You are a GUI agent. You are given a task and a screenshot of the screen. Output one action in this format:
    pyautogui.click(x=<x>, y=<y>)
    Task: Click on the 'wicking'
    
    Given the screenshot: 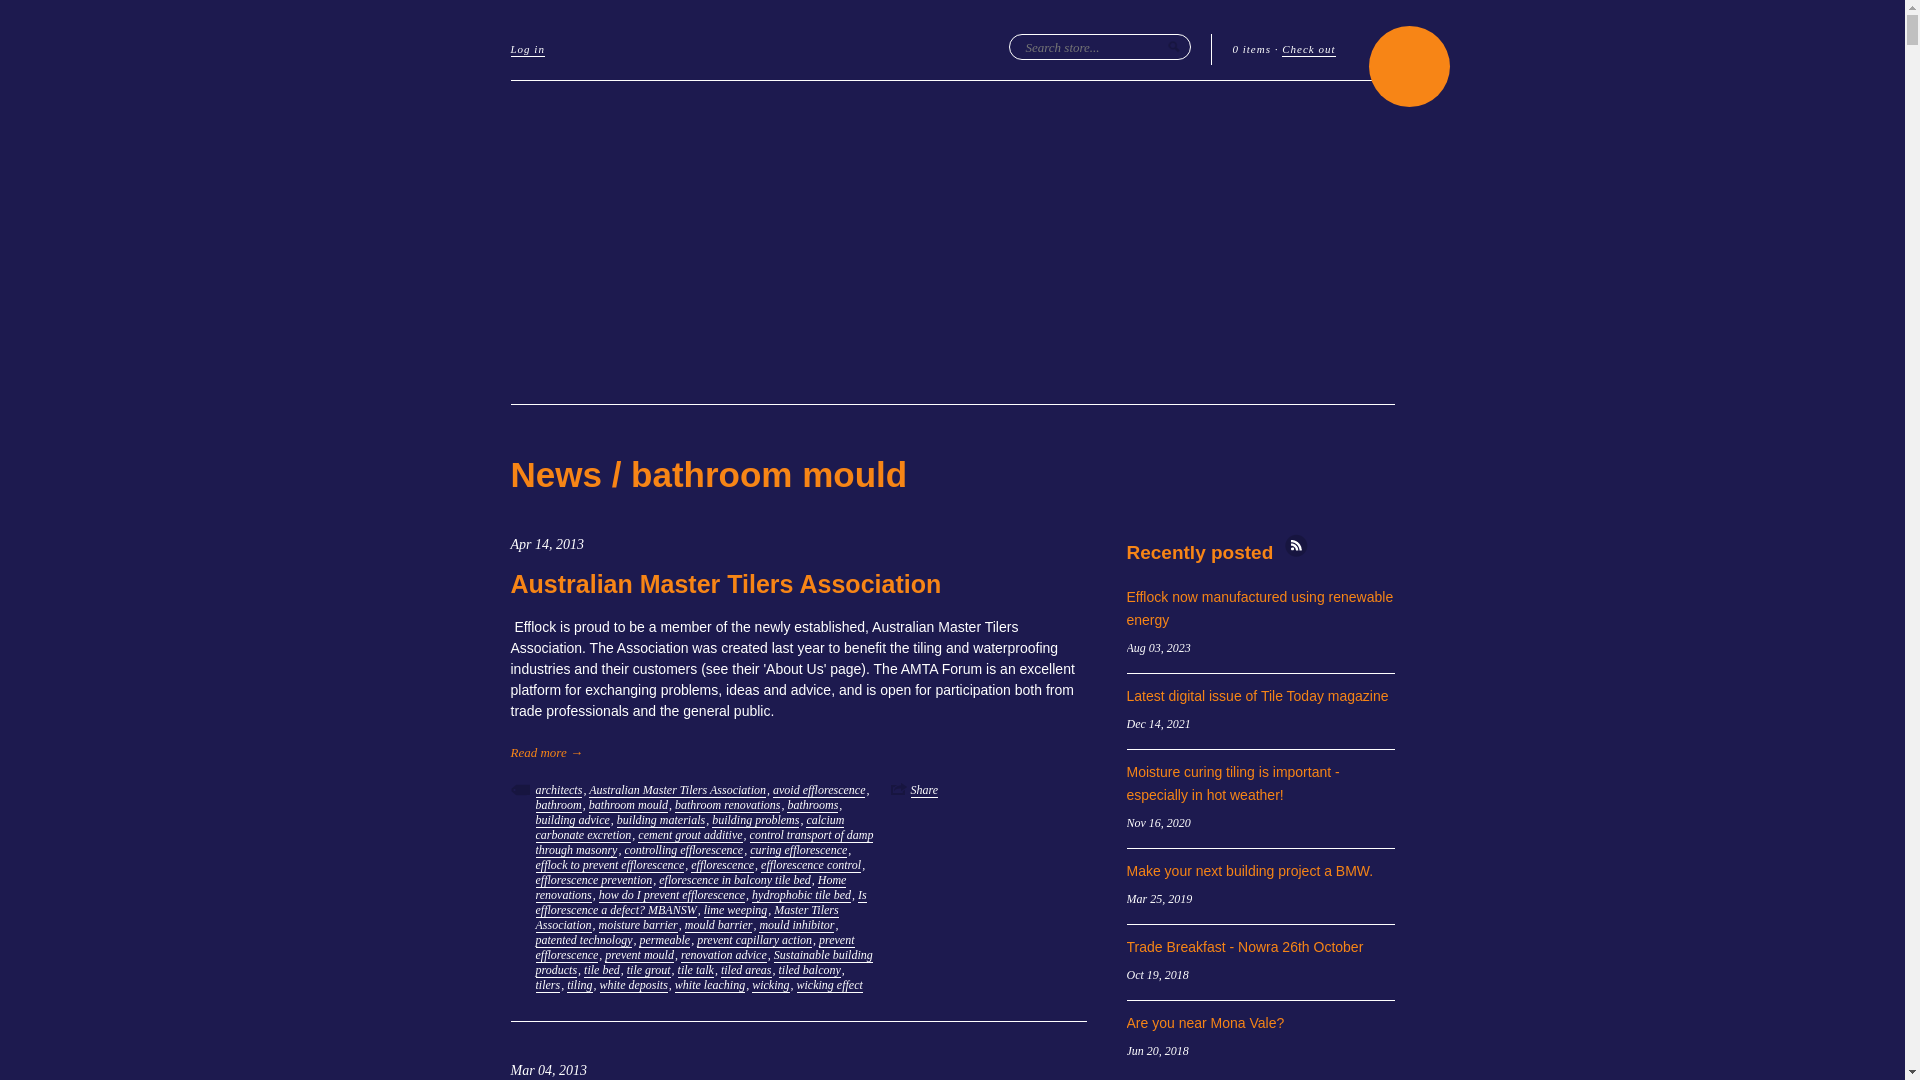 What is the action you would take?
    pyautogui.click(x=751, y=984)
    